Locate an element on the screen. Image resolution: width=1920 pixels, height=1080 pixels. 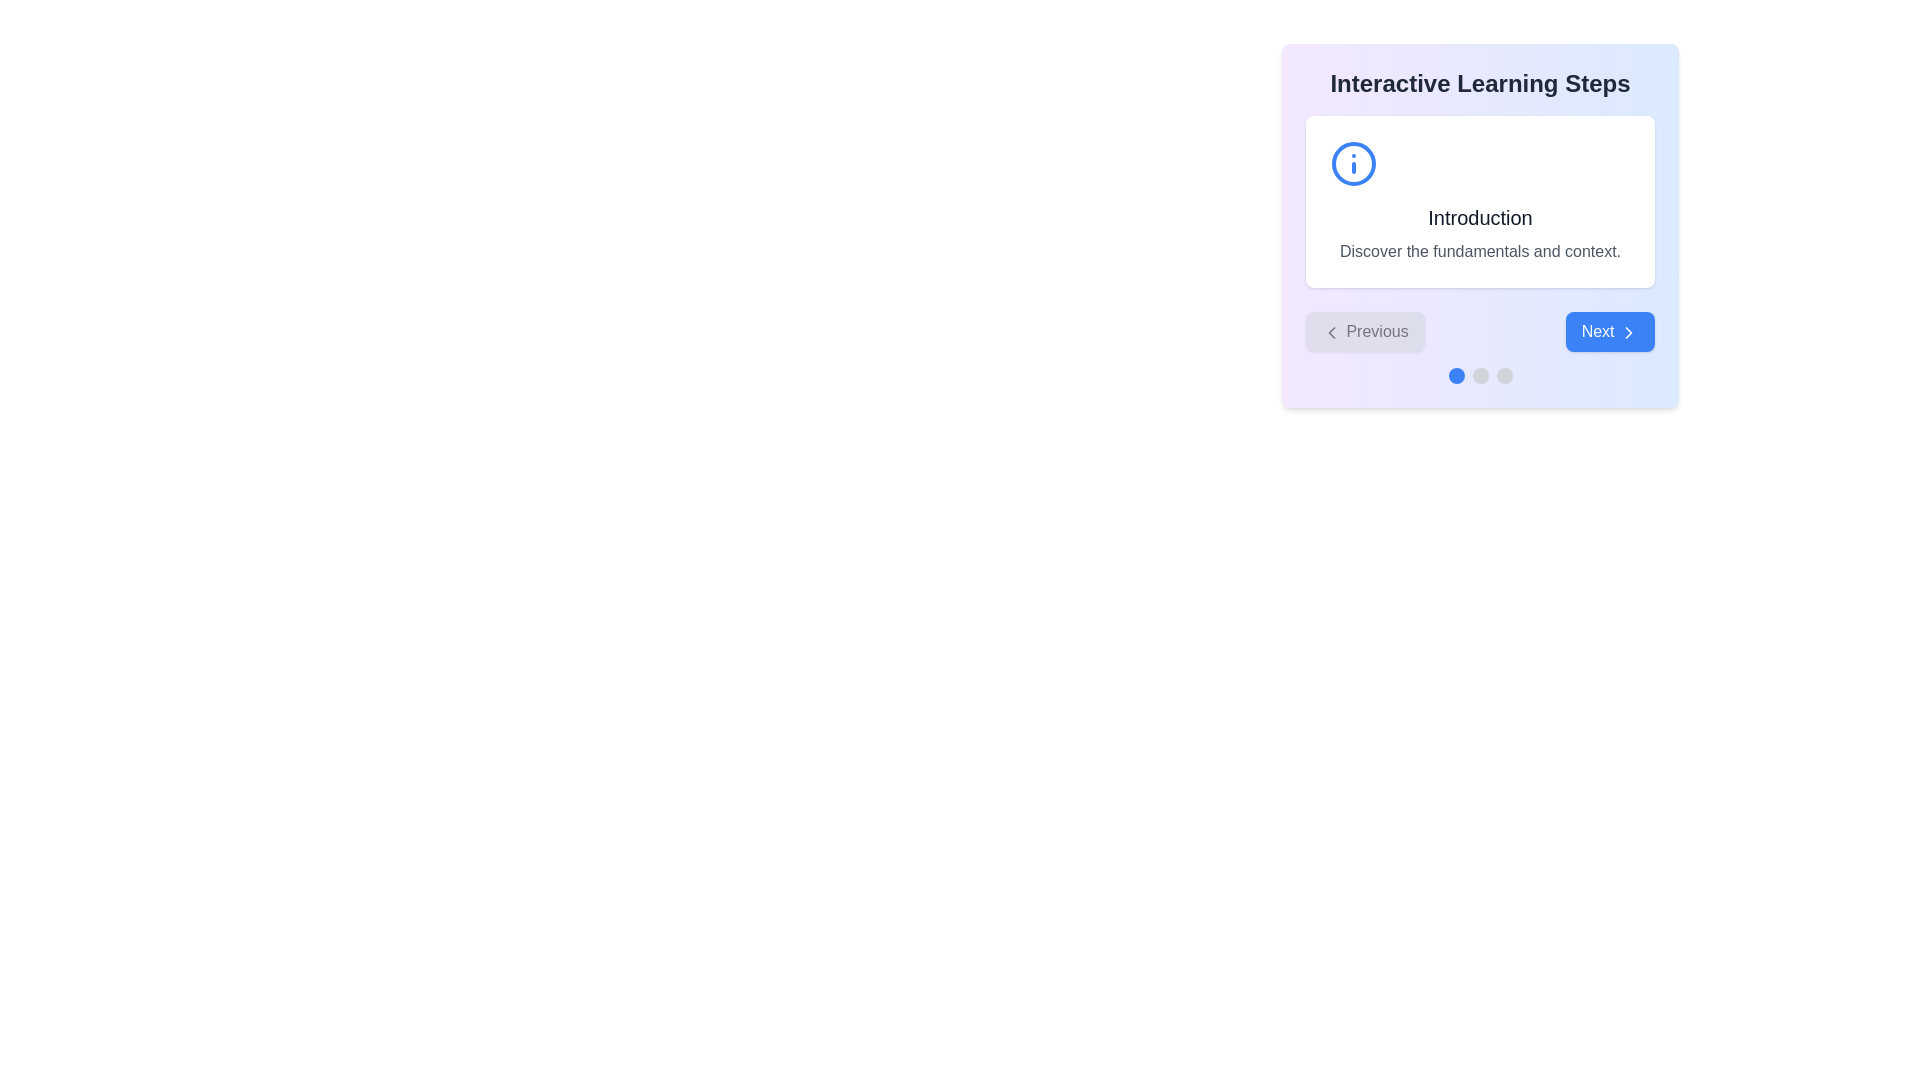
the leftmost progress indicator in the sequence, which visually represents the current active step is located at coordinates (1456, 375).